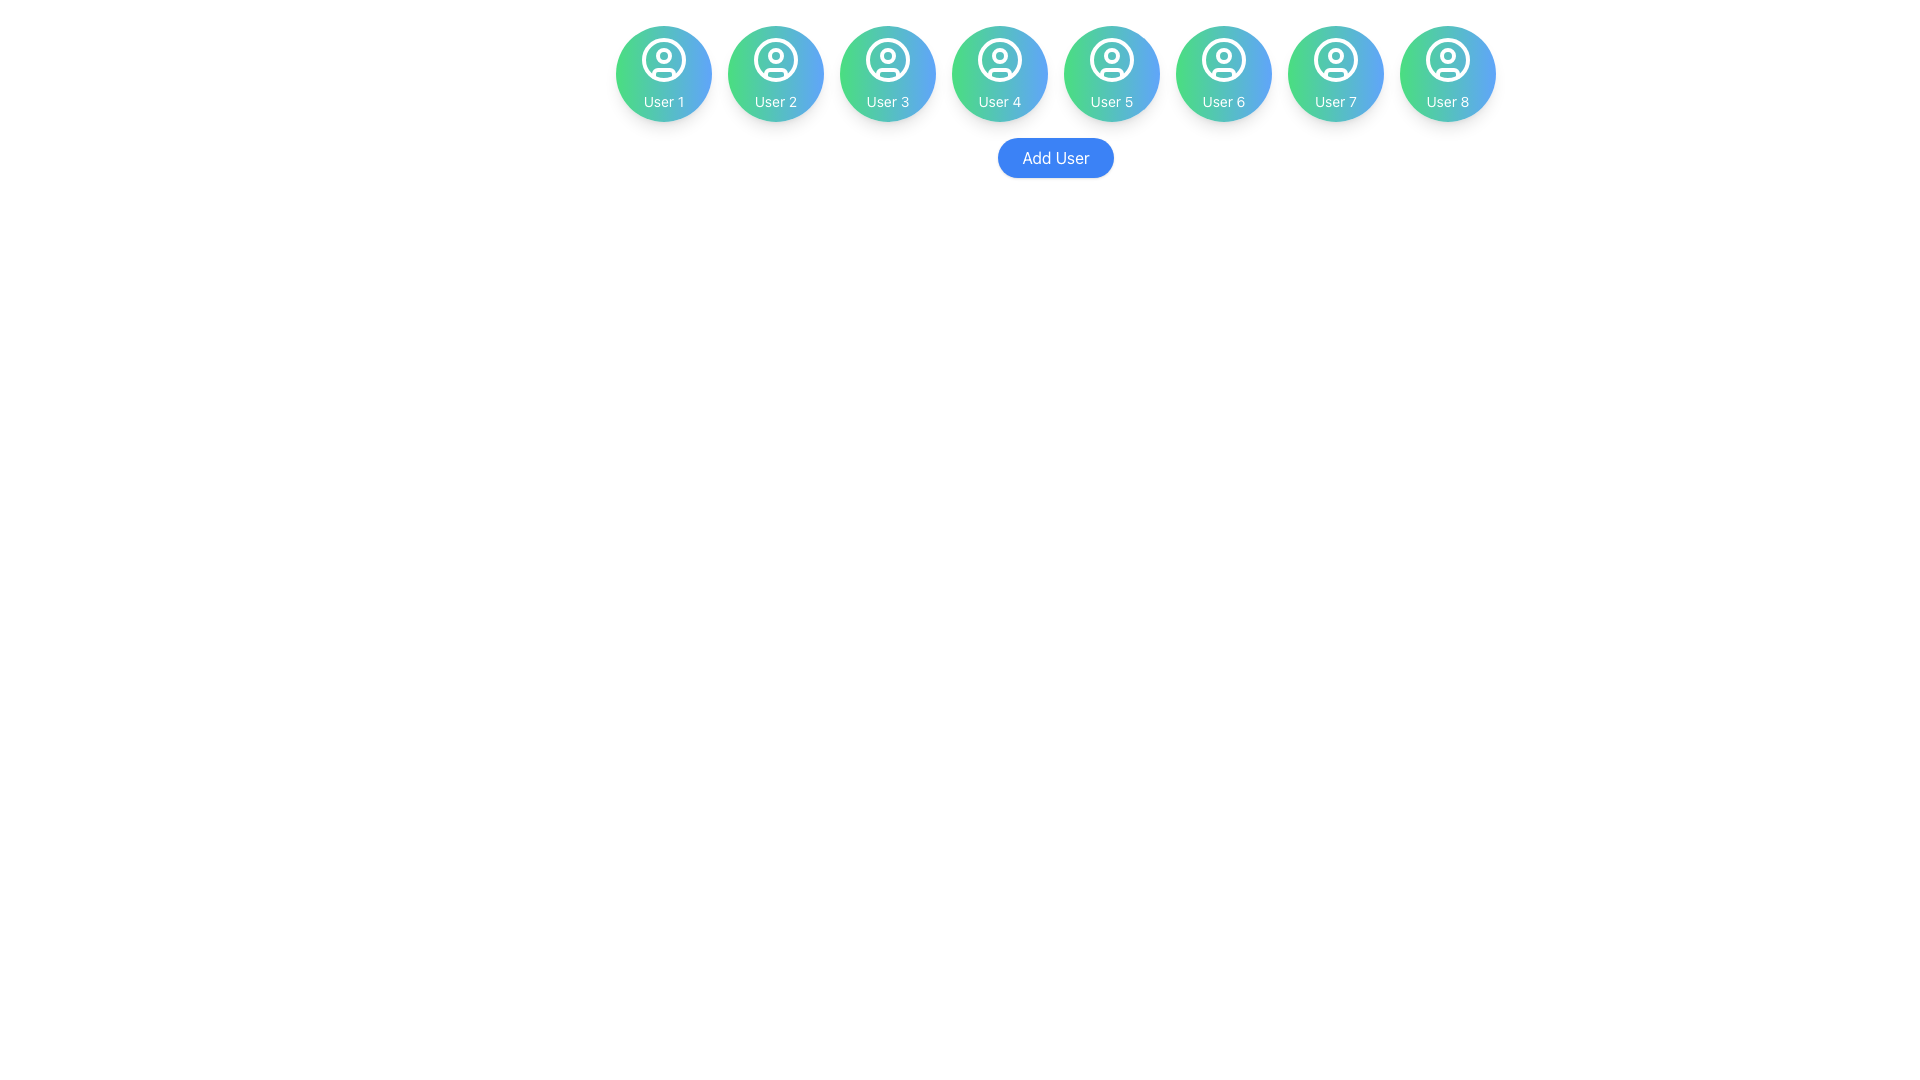 The image size is (1920, 1080). What do you see at coordinates (663, 59) in the screenshot?
I see `the user icon with a green-to-blue gradient background, which is part of the 'User 1' circular button` at bounding box center [663, 59].